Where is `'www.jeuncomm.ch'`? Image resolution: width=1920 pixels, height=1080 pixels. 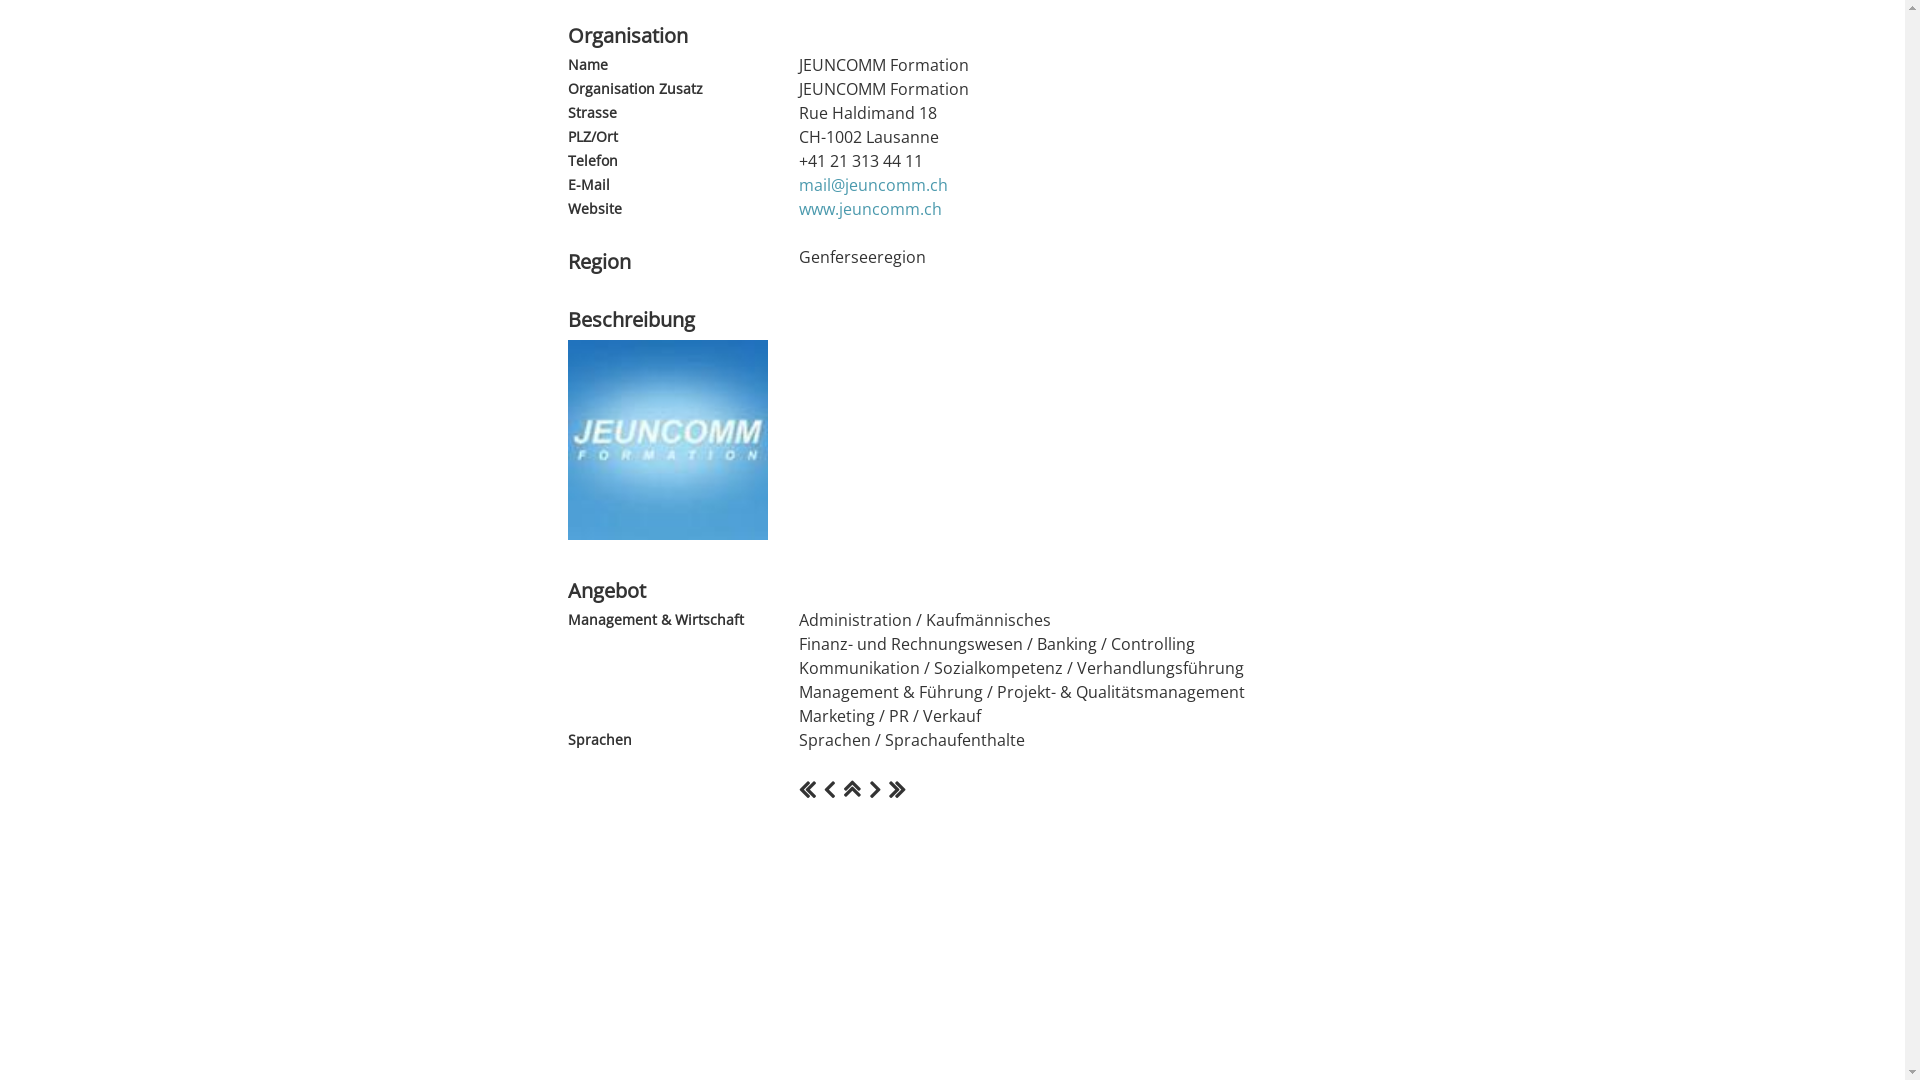 'www.jeuncomm.ch' is located at coordinates (869, 208).